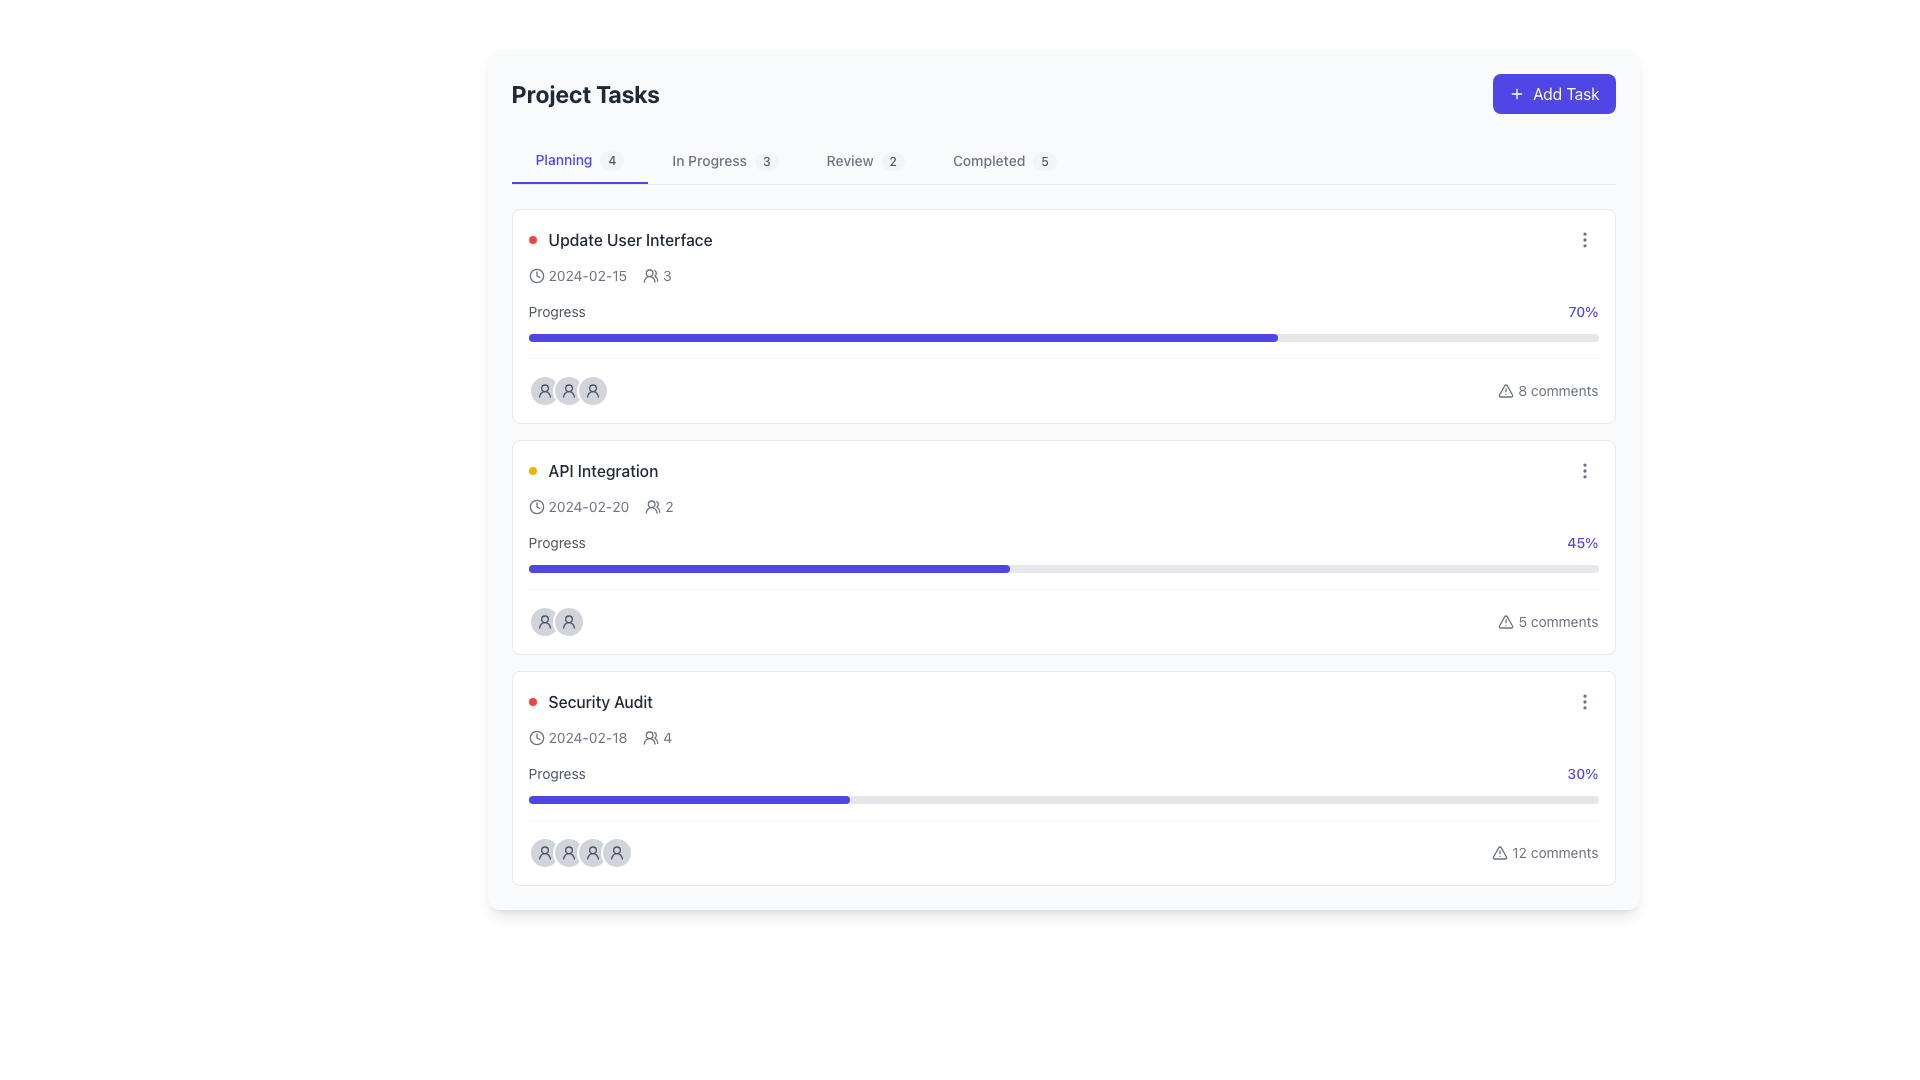 The height and width of the screenshot is (1080, 1920). Describe the element at coordinates (544, 620) in the screenshot. I see `the circular avatar user profile placeholder with a light-gray background and white outline, which contains a dark-gray person icon, located in the bottom portion of the 'API Integration' task card` at that location.